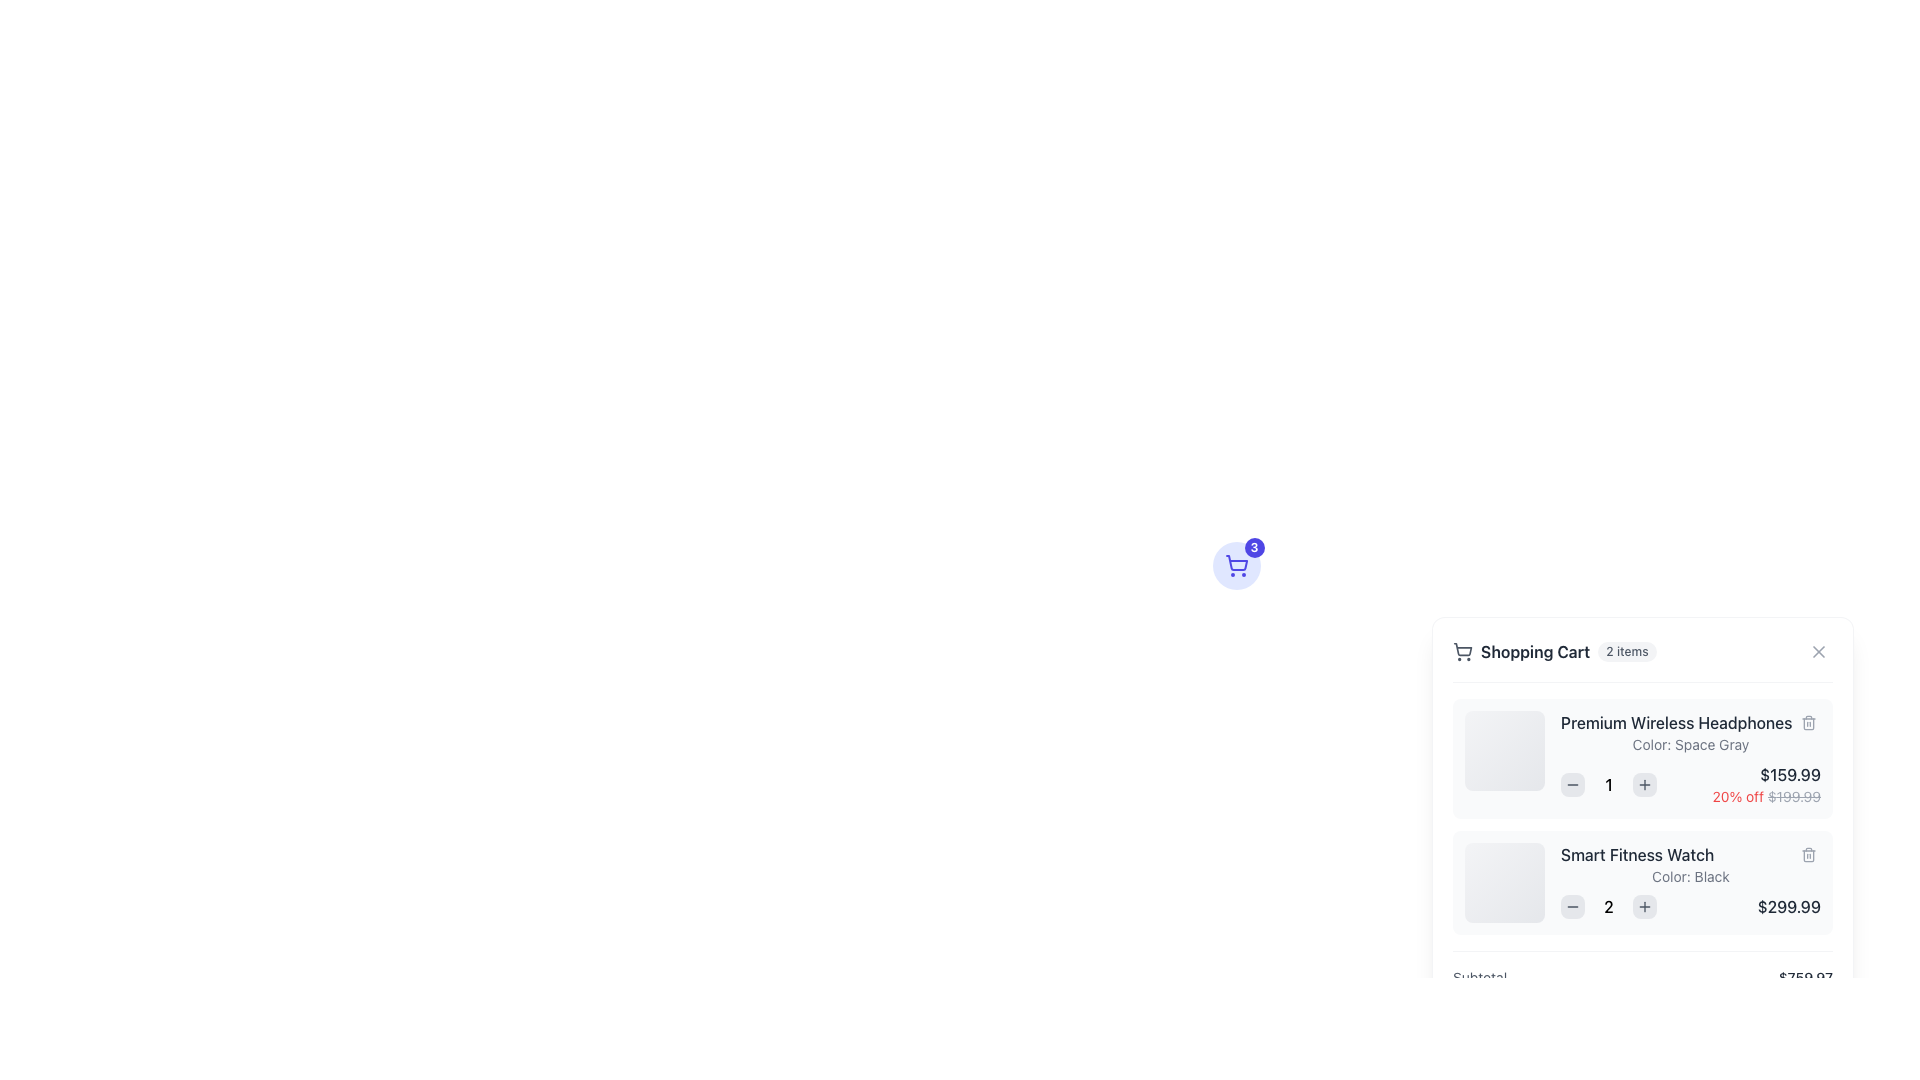  Describe the element at coordinates (1689, 875) in the screenshot. I see `the small gray 'Color: Black' label located below the title 'Smart Fitness Watch' in the shopping cart` at that location.